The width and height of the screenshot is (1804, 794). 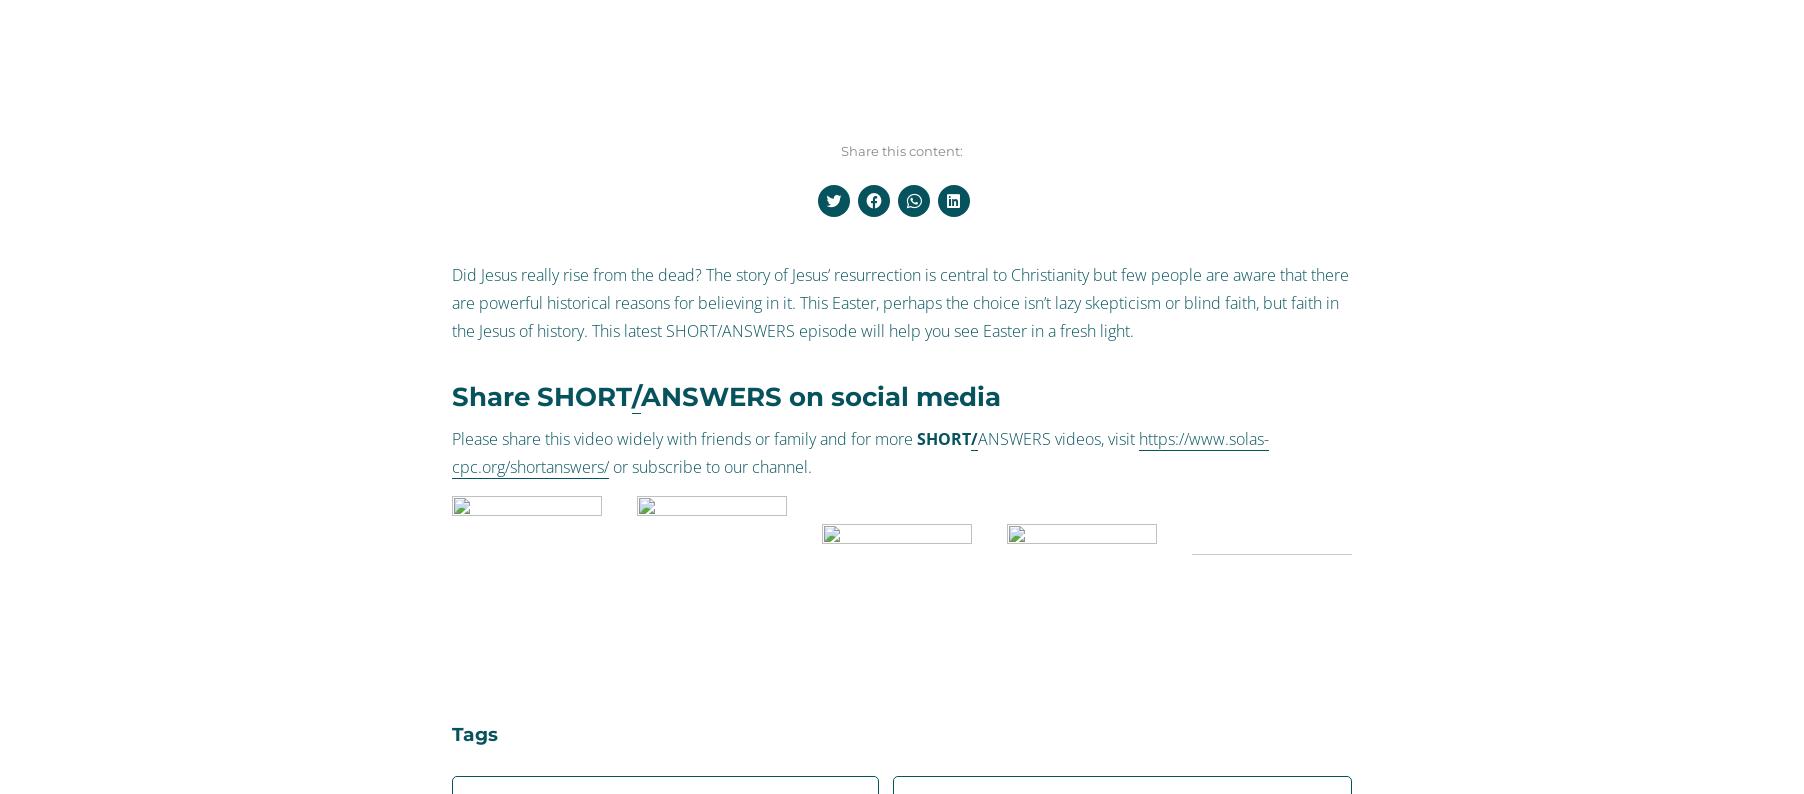 I want to click on 'ANSWERS on social media', so click(x=820, y=395).